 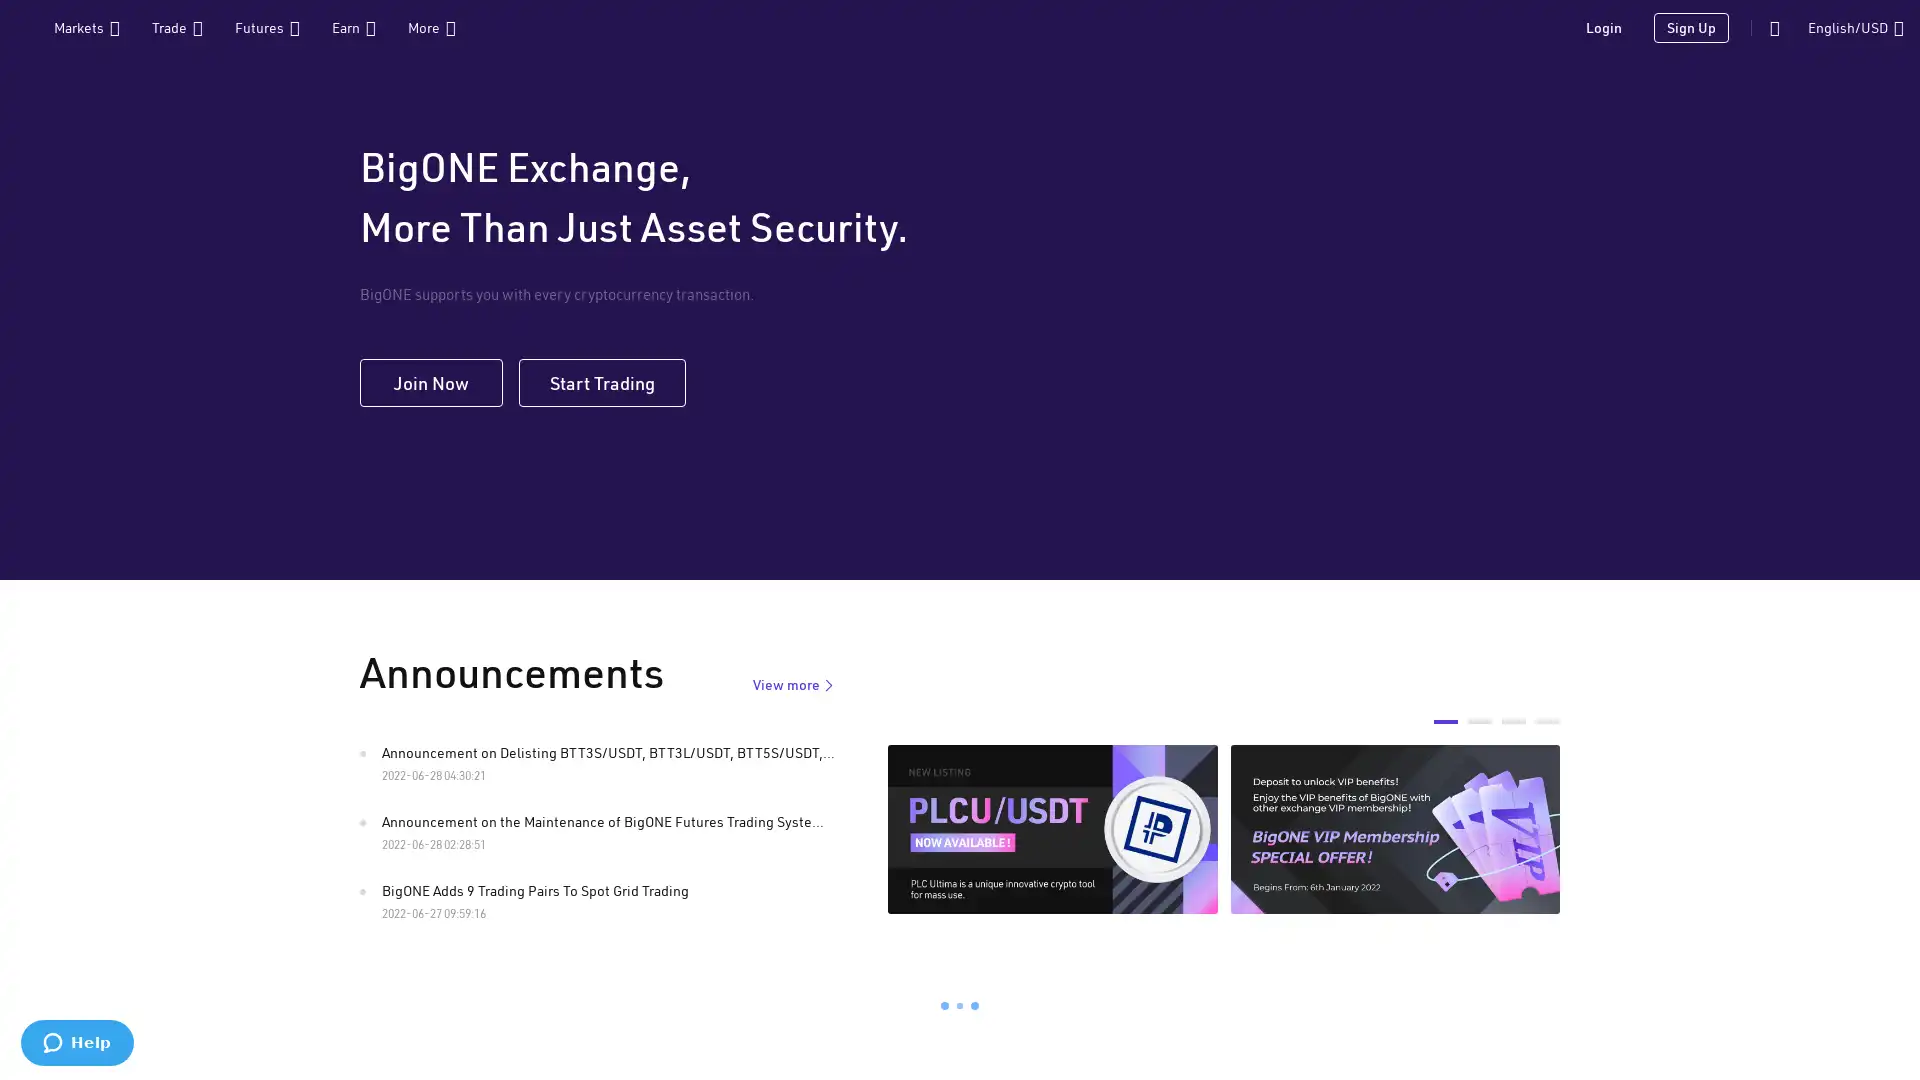 What do you see at coordinates (601, 382) in the screenshot?
I see `Start Trading` at bounding box center [601, 382].